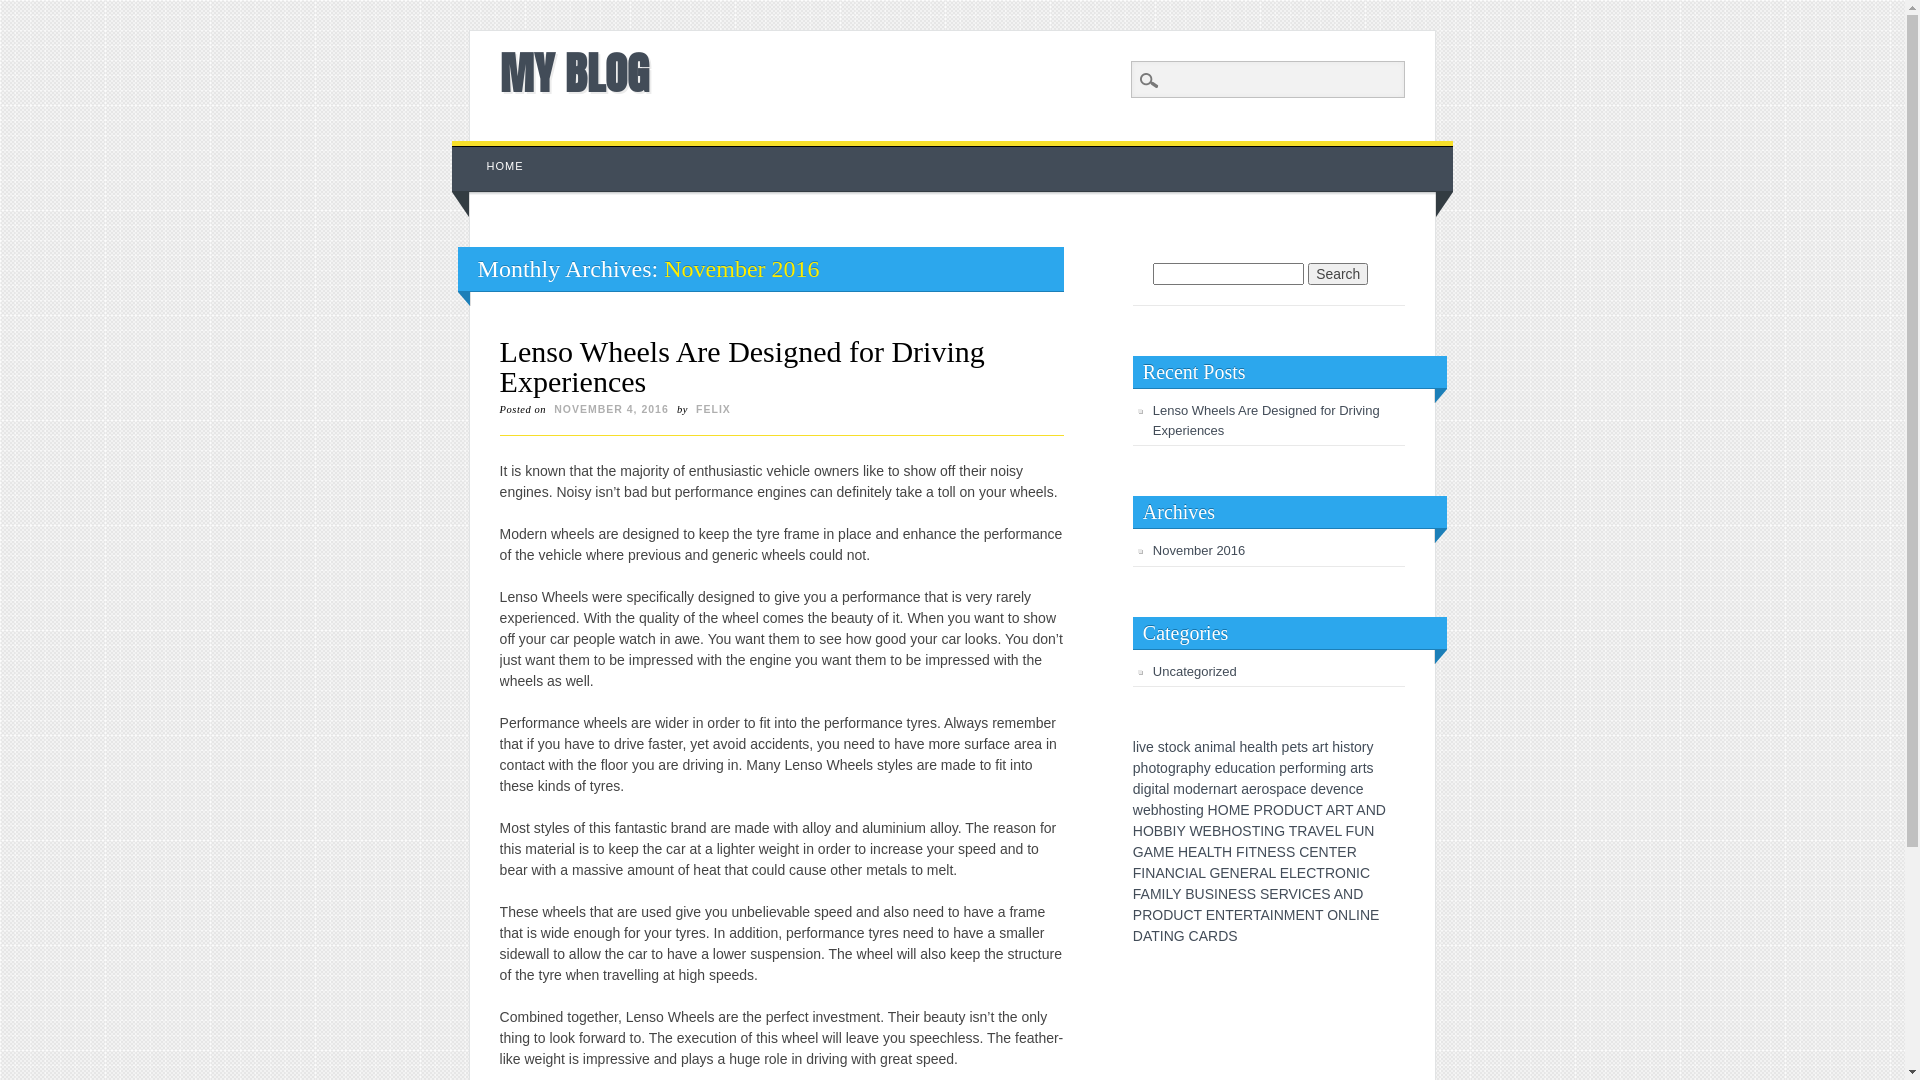 Image resolution: width=1920 pixels, height=1080 pixels. I want to click on 'T', so click(1255, 830).